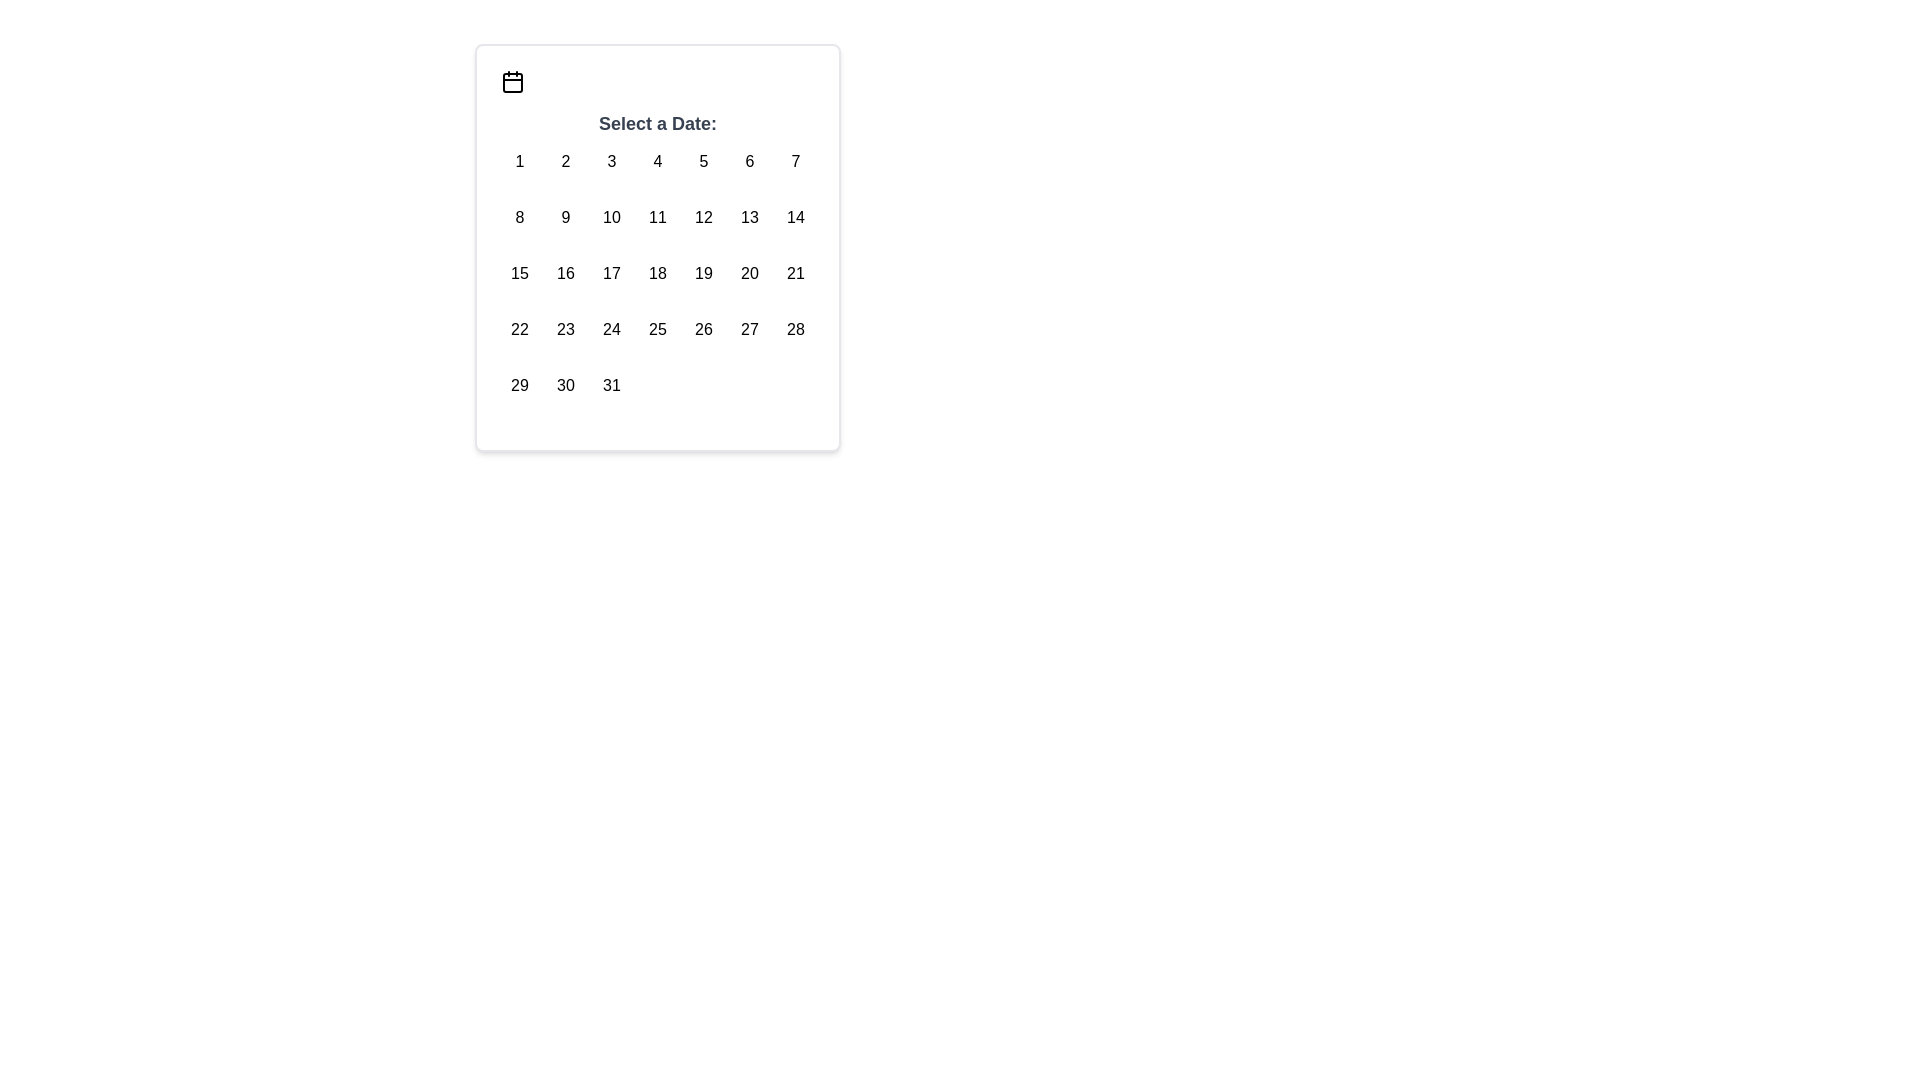  I want to click on the circular button labeled '7', so click(795, 161).